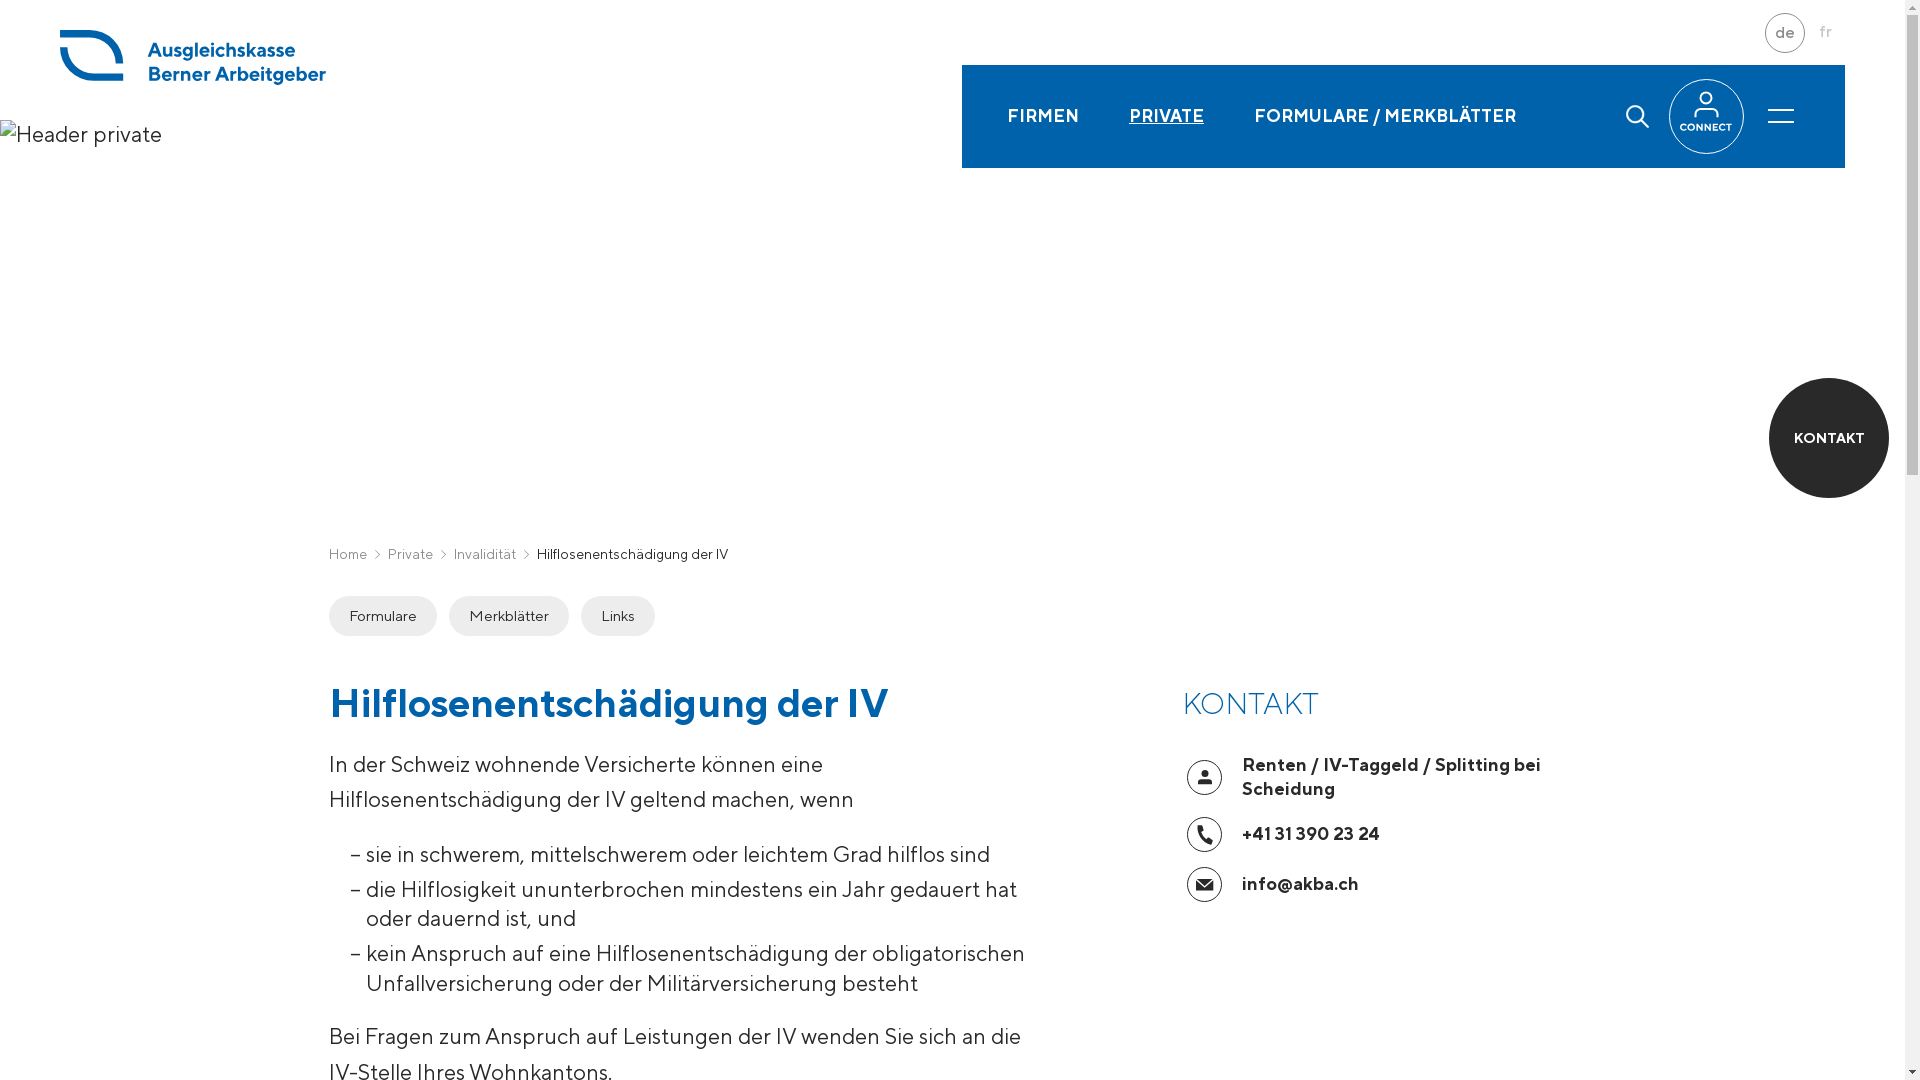 The height and width of the screenshot is (1080, 1920). I want to click on 'Private', so click(388, 554).